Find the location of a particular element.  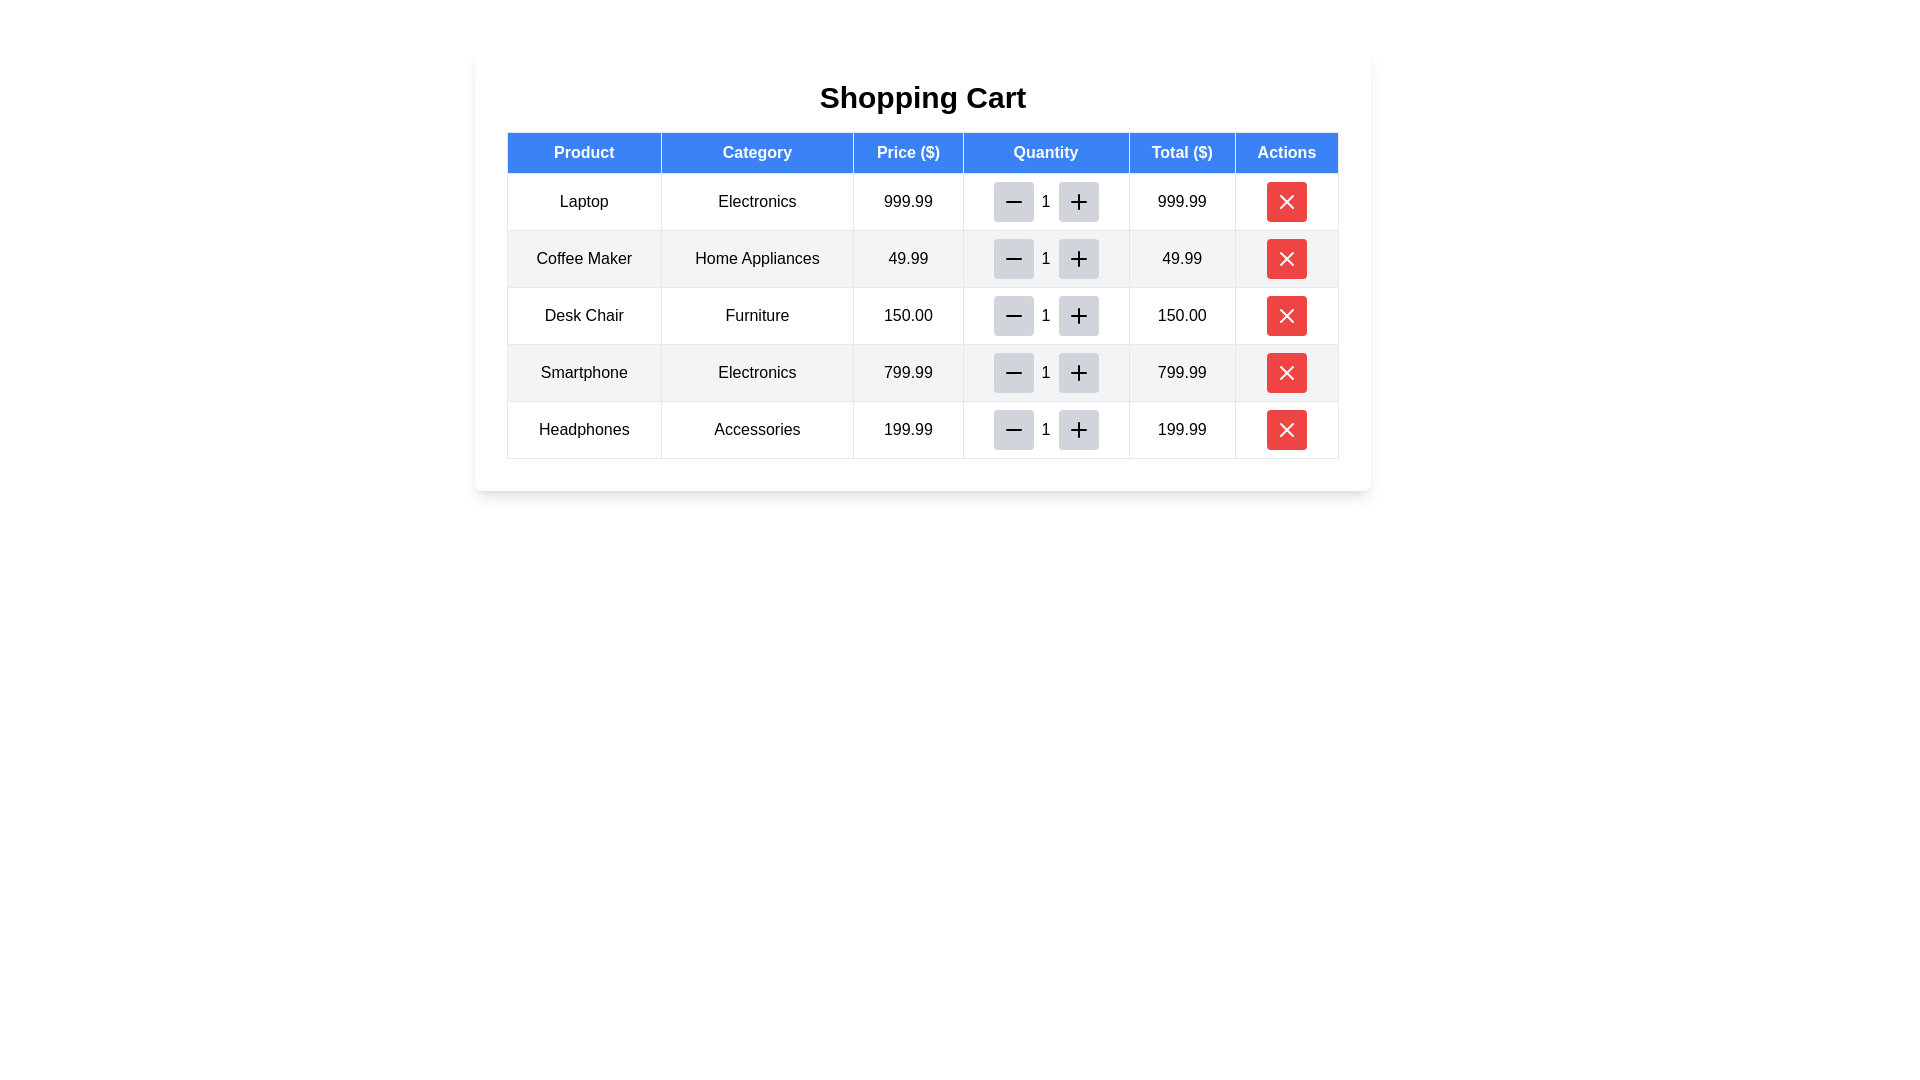

the non-editable Text label displaying the current quantity for a shopping cart item, located in the second cell group of the 'Quantity' column, between the minus and plus buttons is located at coordinates (1045, 201).